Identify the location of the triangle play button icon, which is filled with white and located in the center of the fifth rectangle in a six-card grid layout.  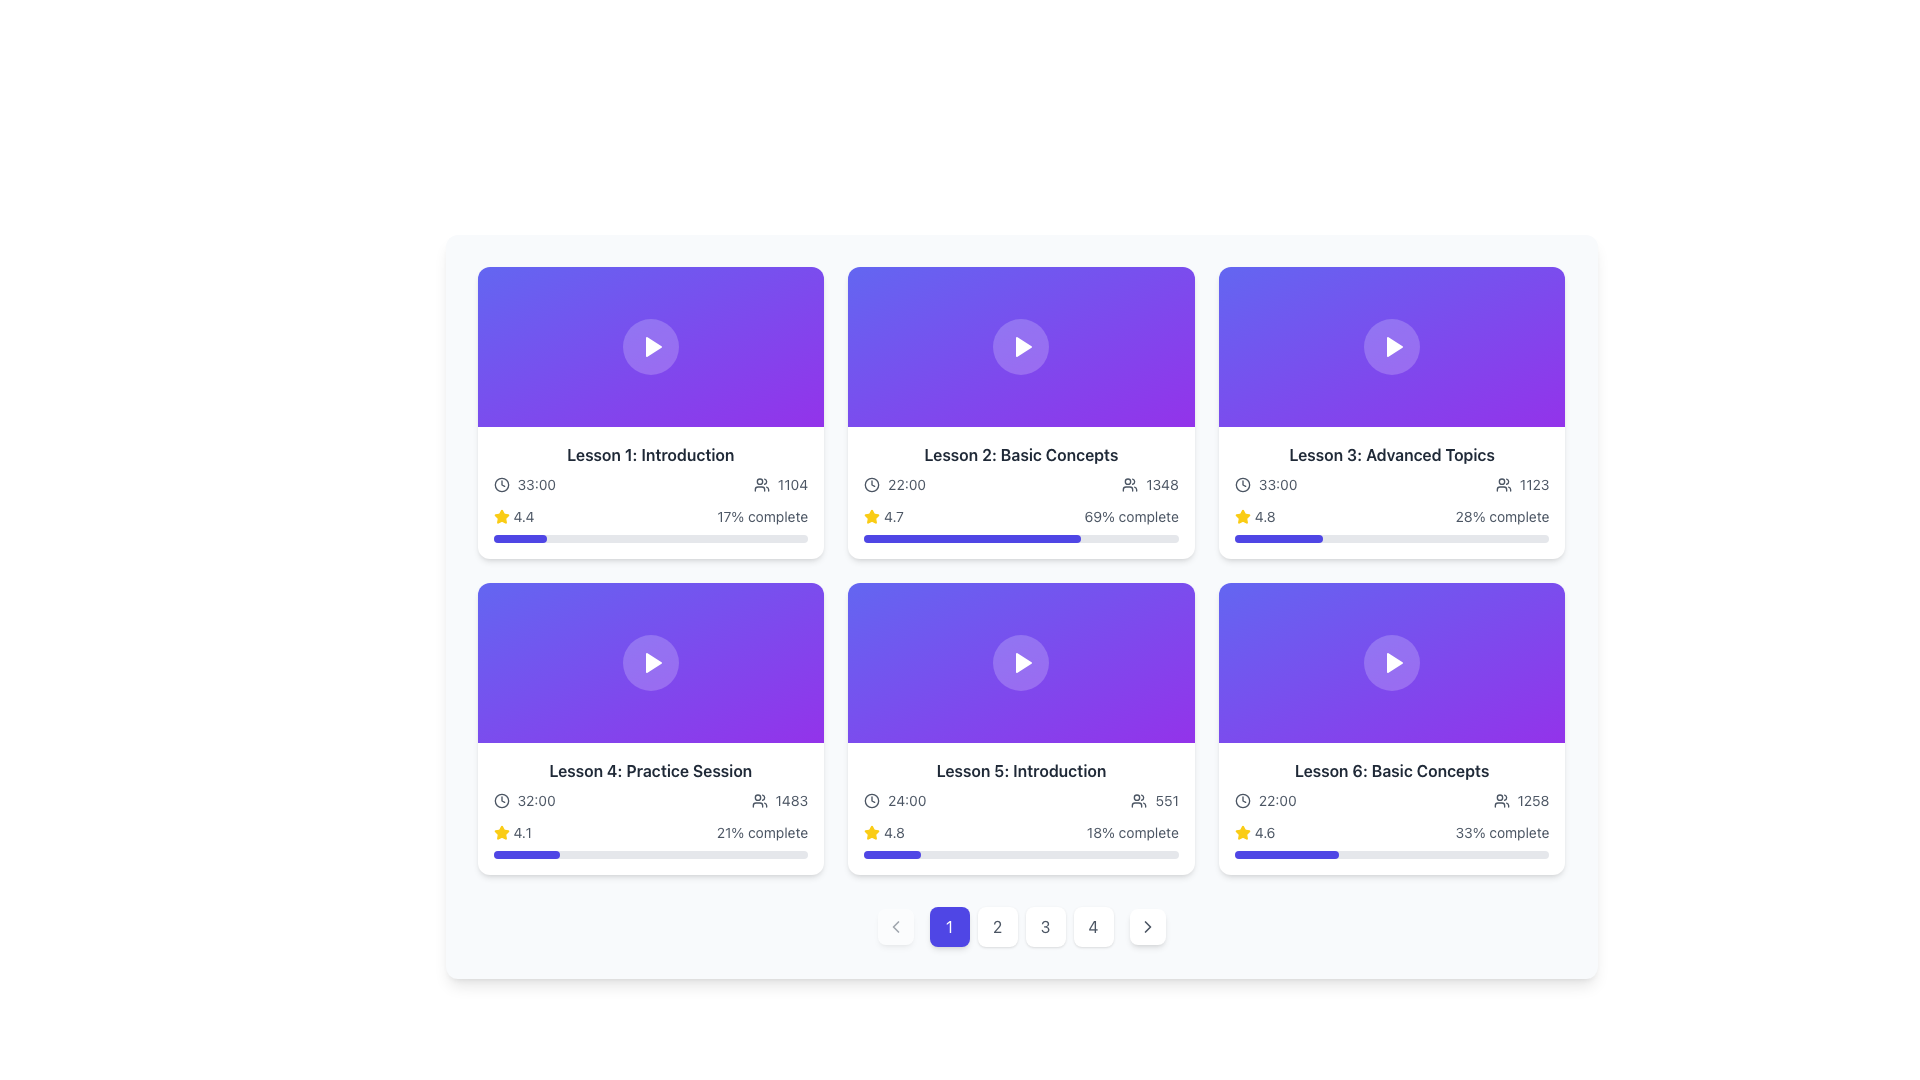
(1024, 663).